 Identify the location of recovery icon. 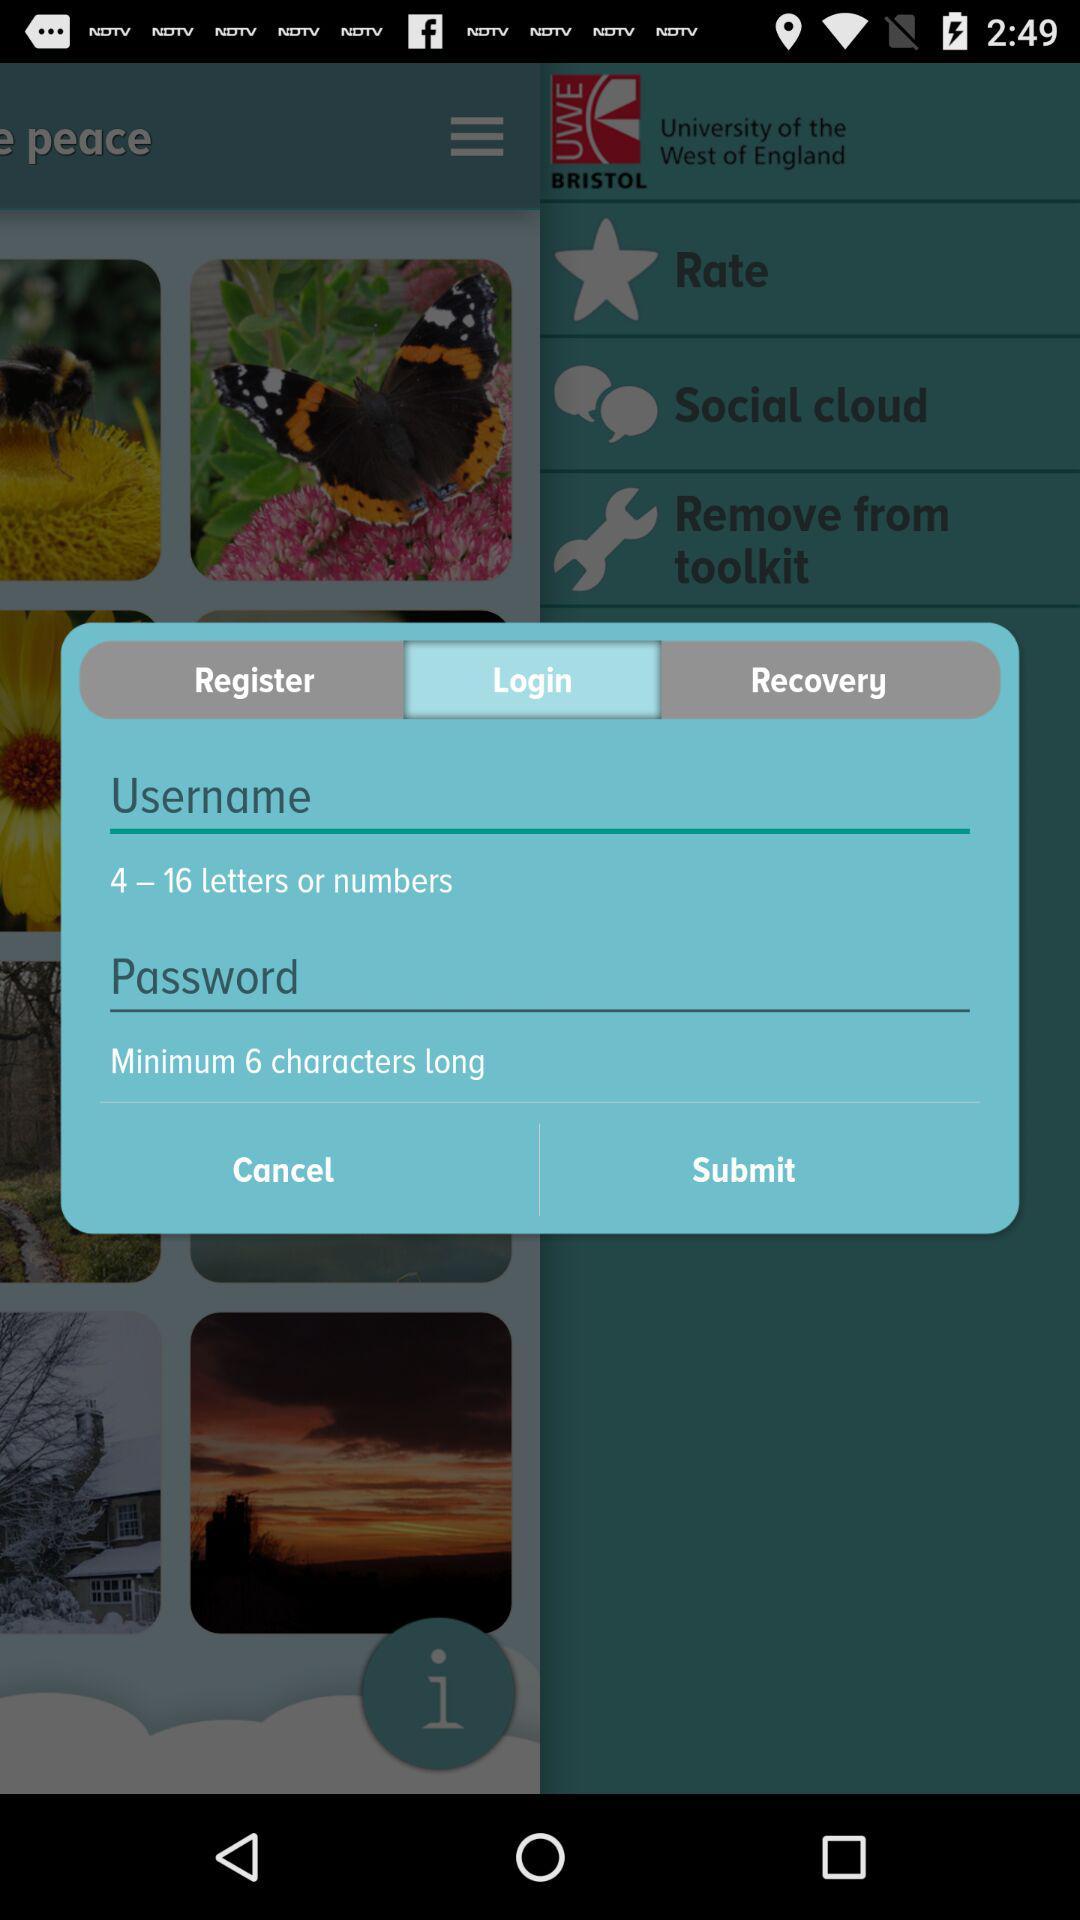
(831, 679).